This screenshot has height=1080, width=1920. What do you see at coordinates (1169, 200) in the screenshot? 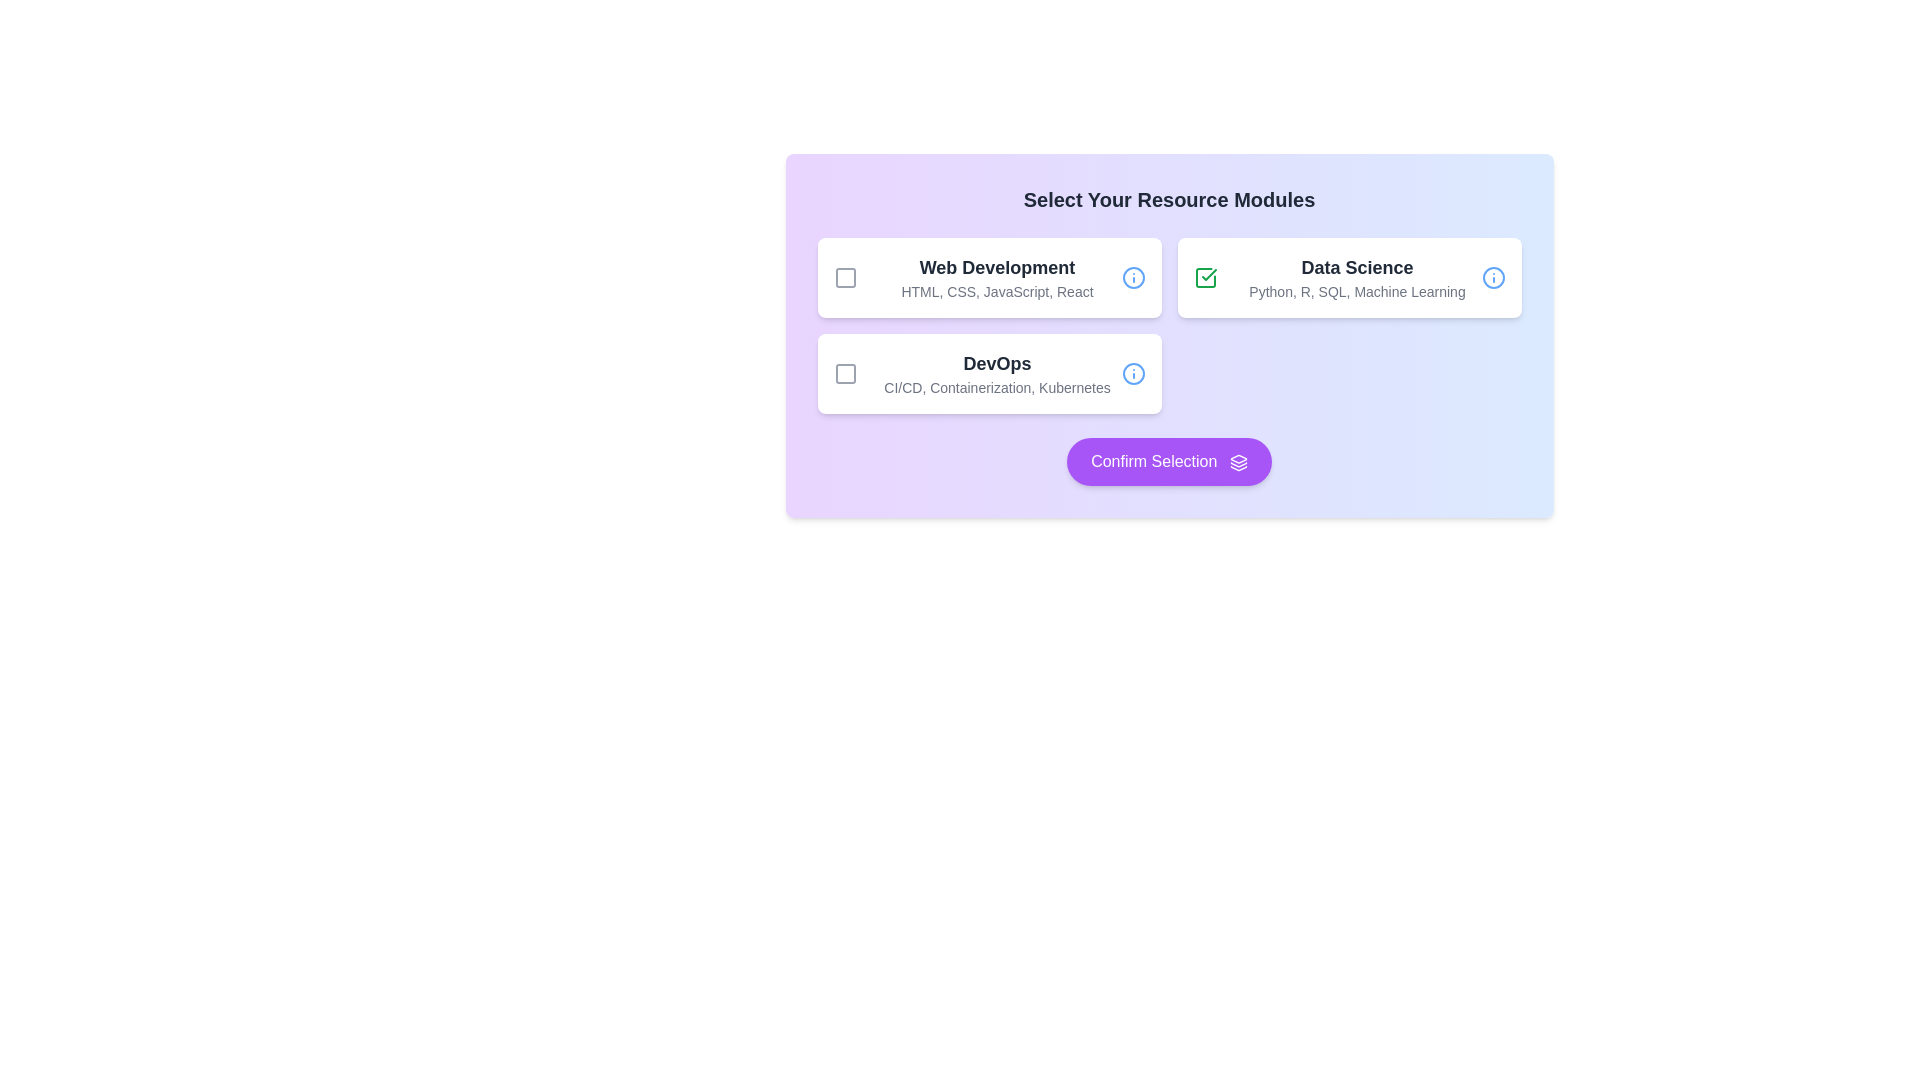
I see `the text label displaying 'Select Your Resource Modules' which is located at the top center of the module selection interface` at bounding box center [1169, 200].